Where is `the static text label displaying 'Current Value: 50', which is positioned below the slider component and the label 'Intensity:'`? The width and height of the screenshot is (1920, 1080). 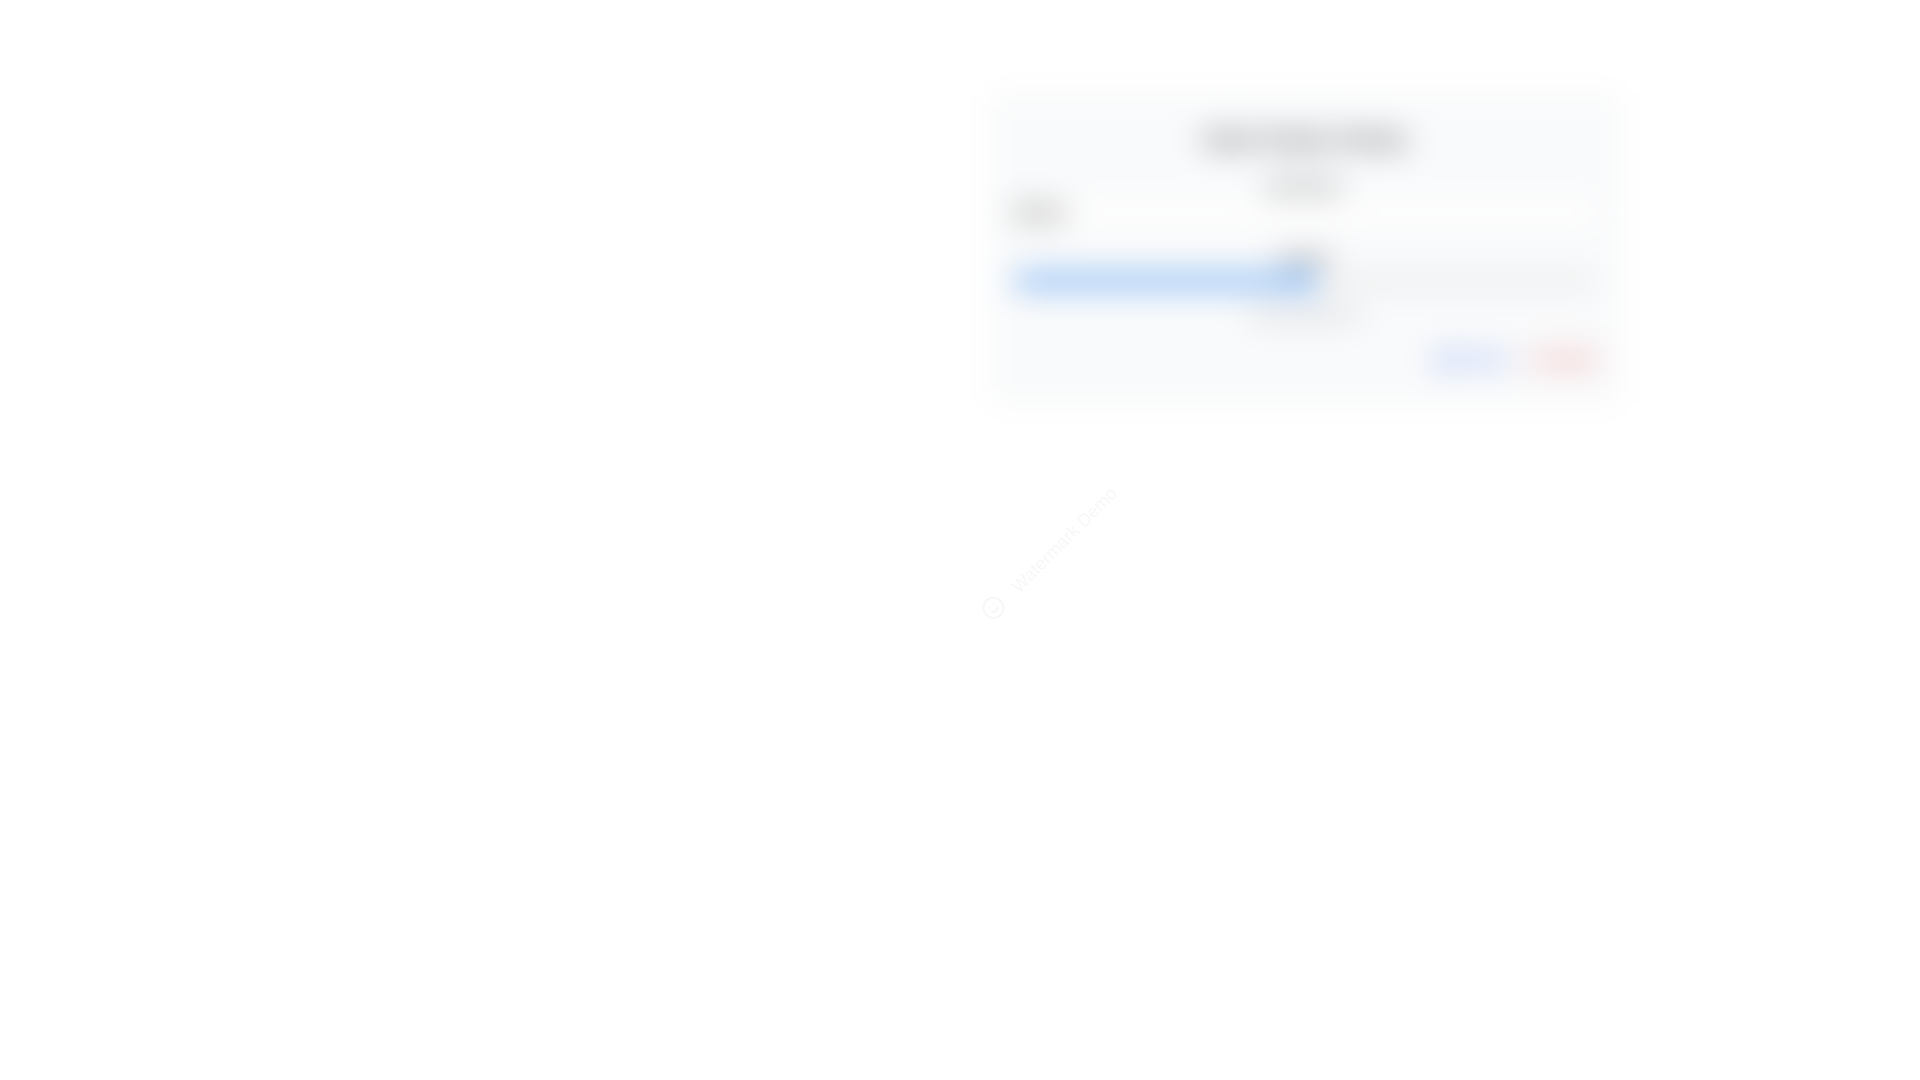 the static text label displaying 'Current Value: 50', which is positioned below the slider component and the label 'Intensity:' is located at coordinates (1305, 313).